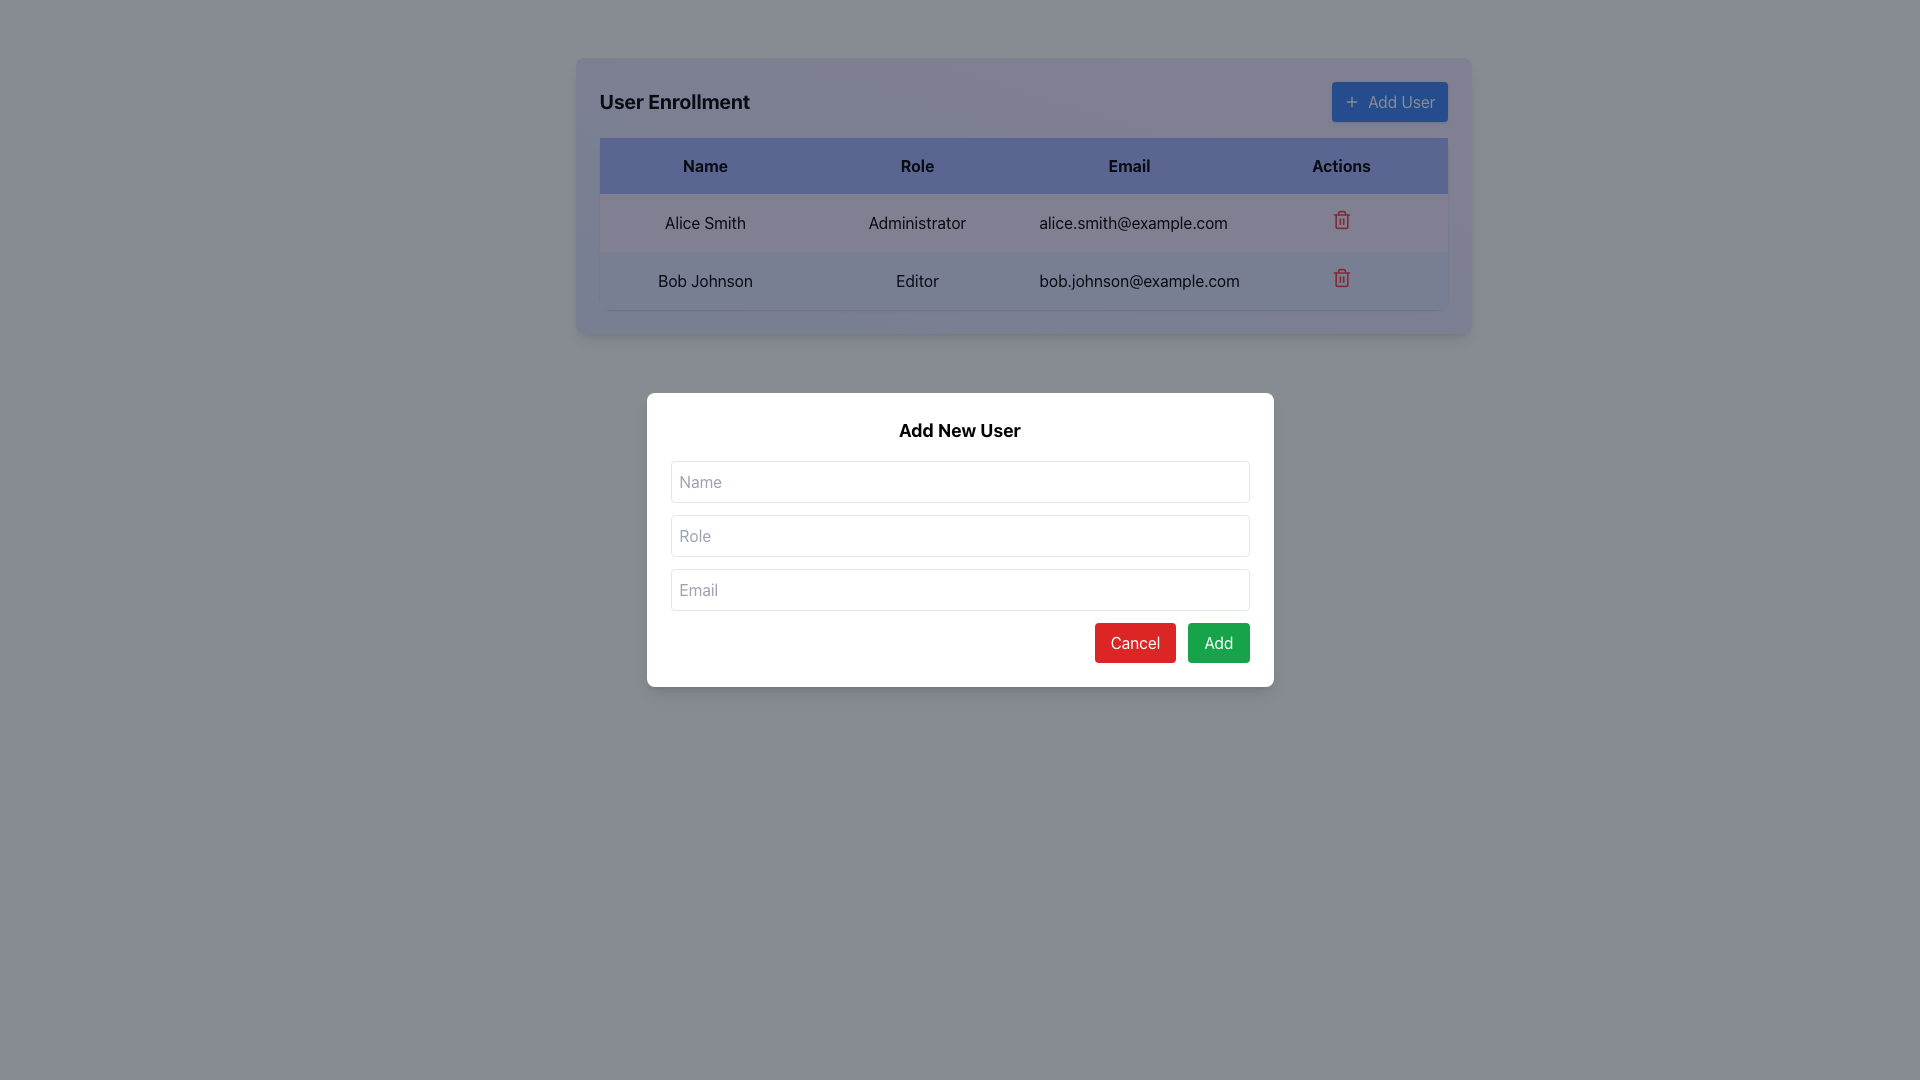 Image resolution: width=1920 pixels, height=1080 pixels. Describe the element at coordinates (1341, 279) in the screenshot. I see `the trash bin icon located in the 'Actions' column of the user table, which represents the delete function for user entries` at that location.